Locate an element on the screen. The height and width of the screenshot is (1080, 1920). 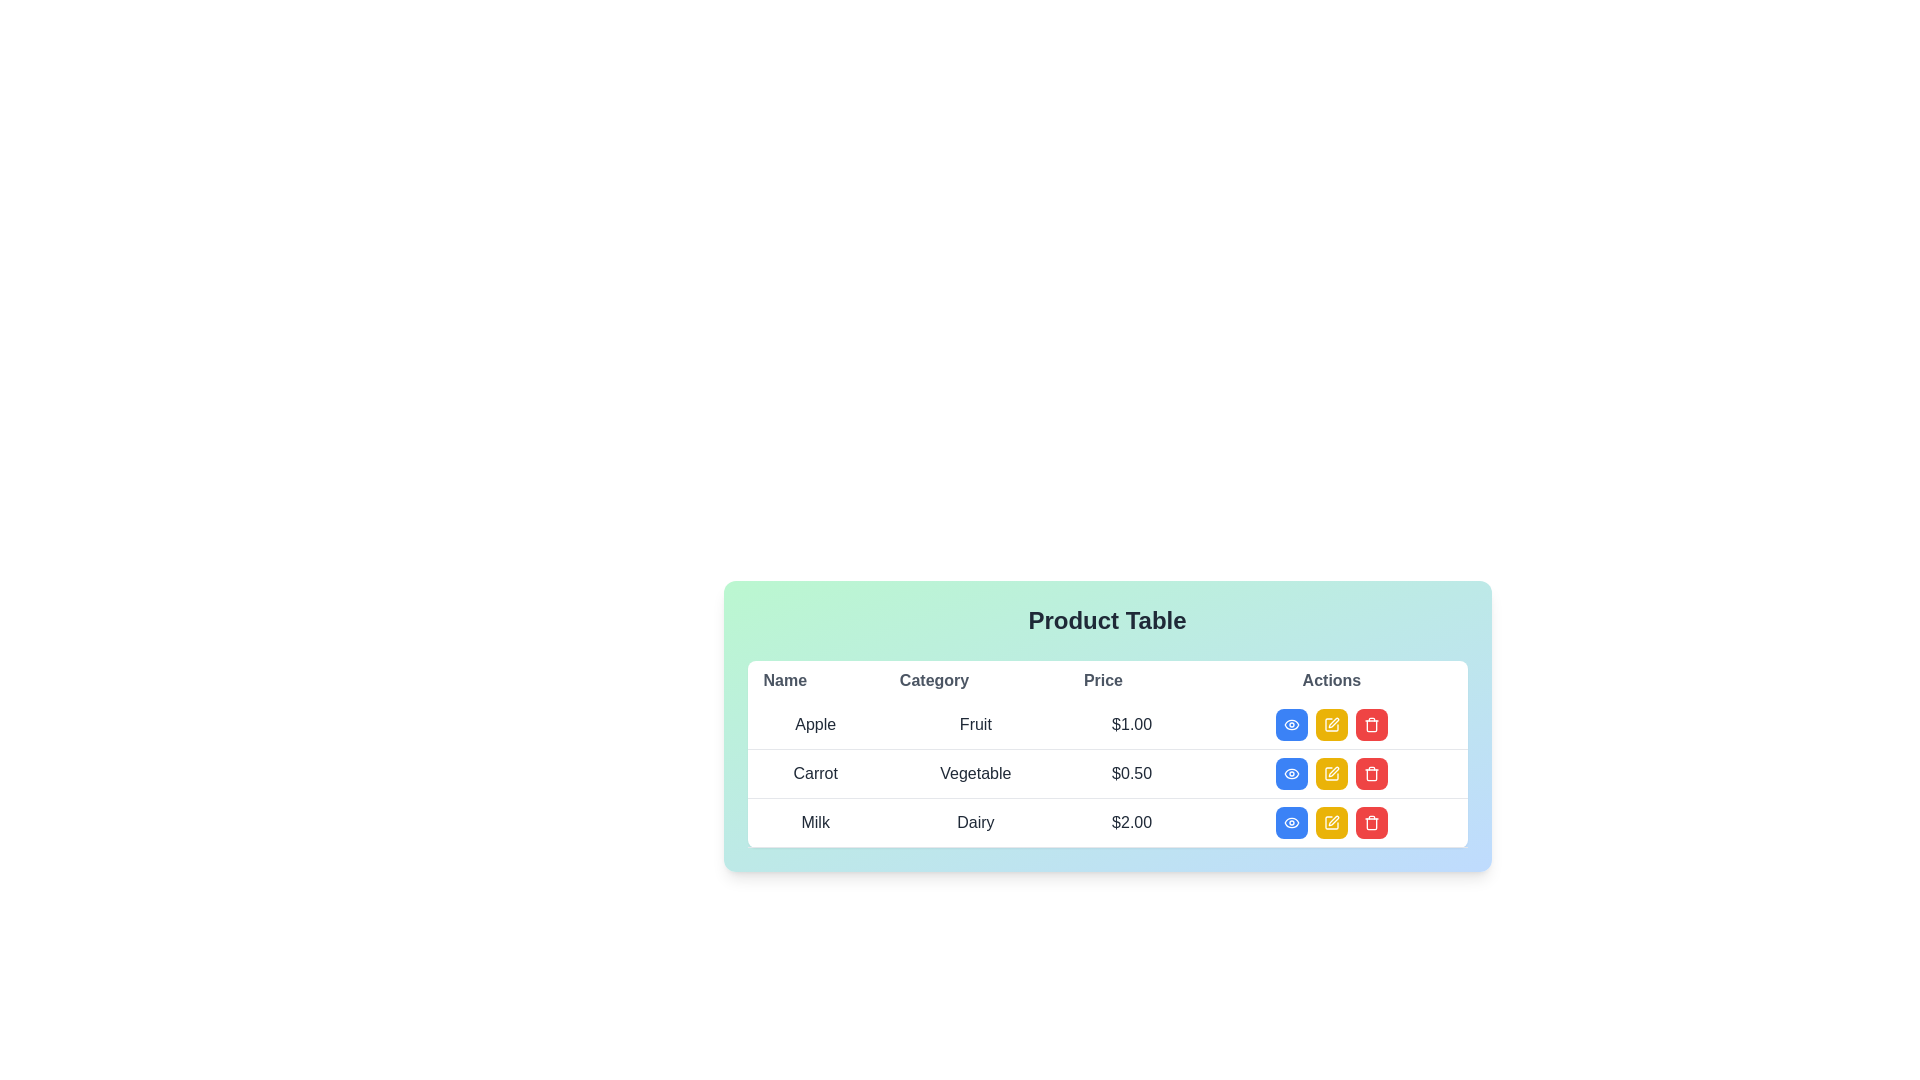
the arc-shaped icon in the 'Actions' column of the last row in the 'Product Table' is located at coordinates (1291, 822).